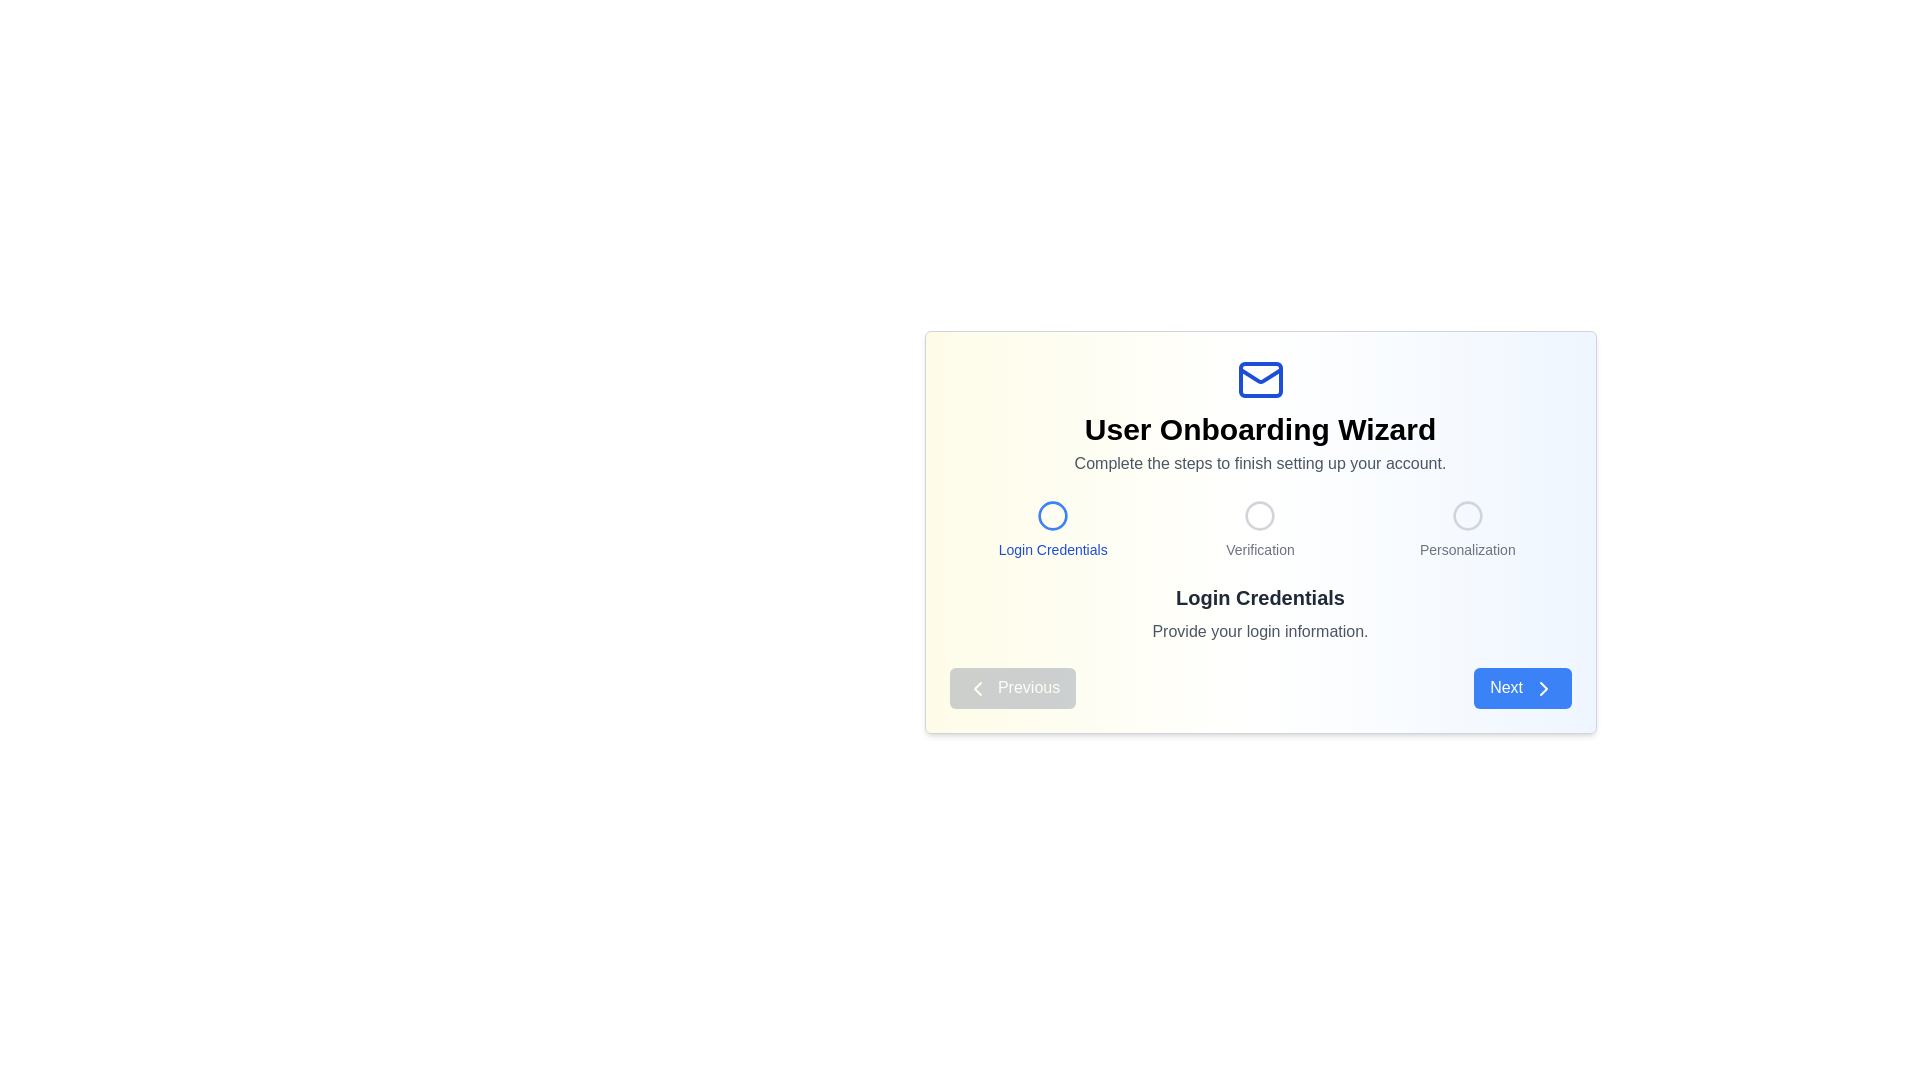 This screenshot has width=1920, height=1080. I want to click on the visual state of the first circle icon in the onboarding wizard interface, which has a blue outline and a transparent center, indicating a step in the process, so click(1052, 515).